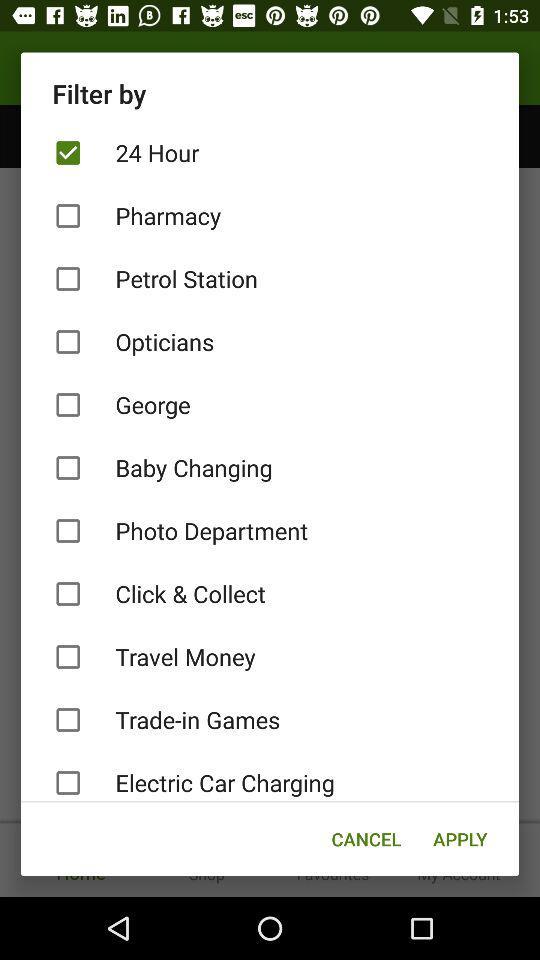 This screenshot has height=960, width=540. Describe the element at coordinates (270, 404) in the screenshot. I see `george` at that location.